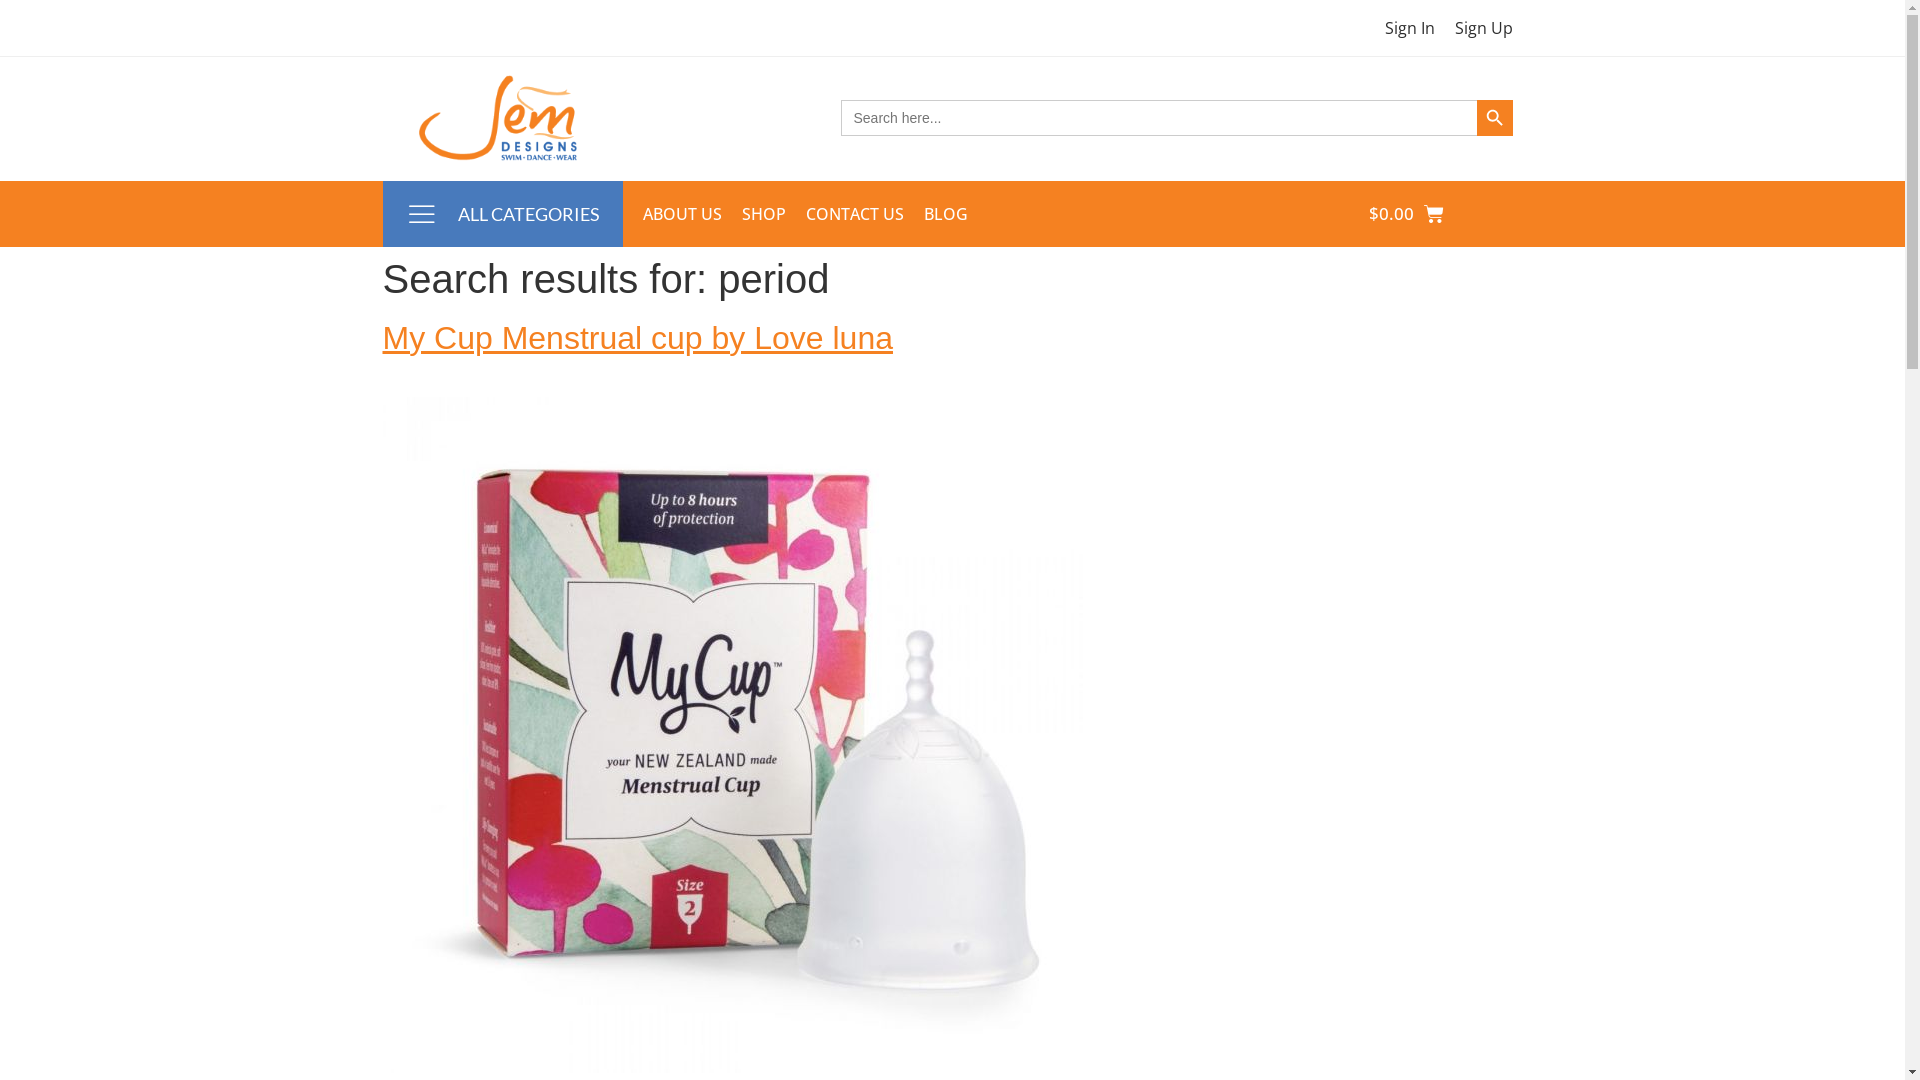 This screenshot has height=1080, width=1920. Describe the element at coordinates (1344, 213) in the screenshot. I see `'$0.00'` at that location.